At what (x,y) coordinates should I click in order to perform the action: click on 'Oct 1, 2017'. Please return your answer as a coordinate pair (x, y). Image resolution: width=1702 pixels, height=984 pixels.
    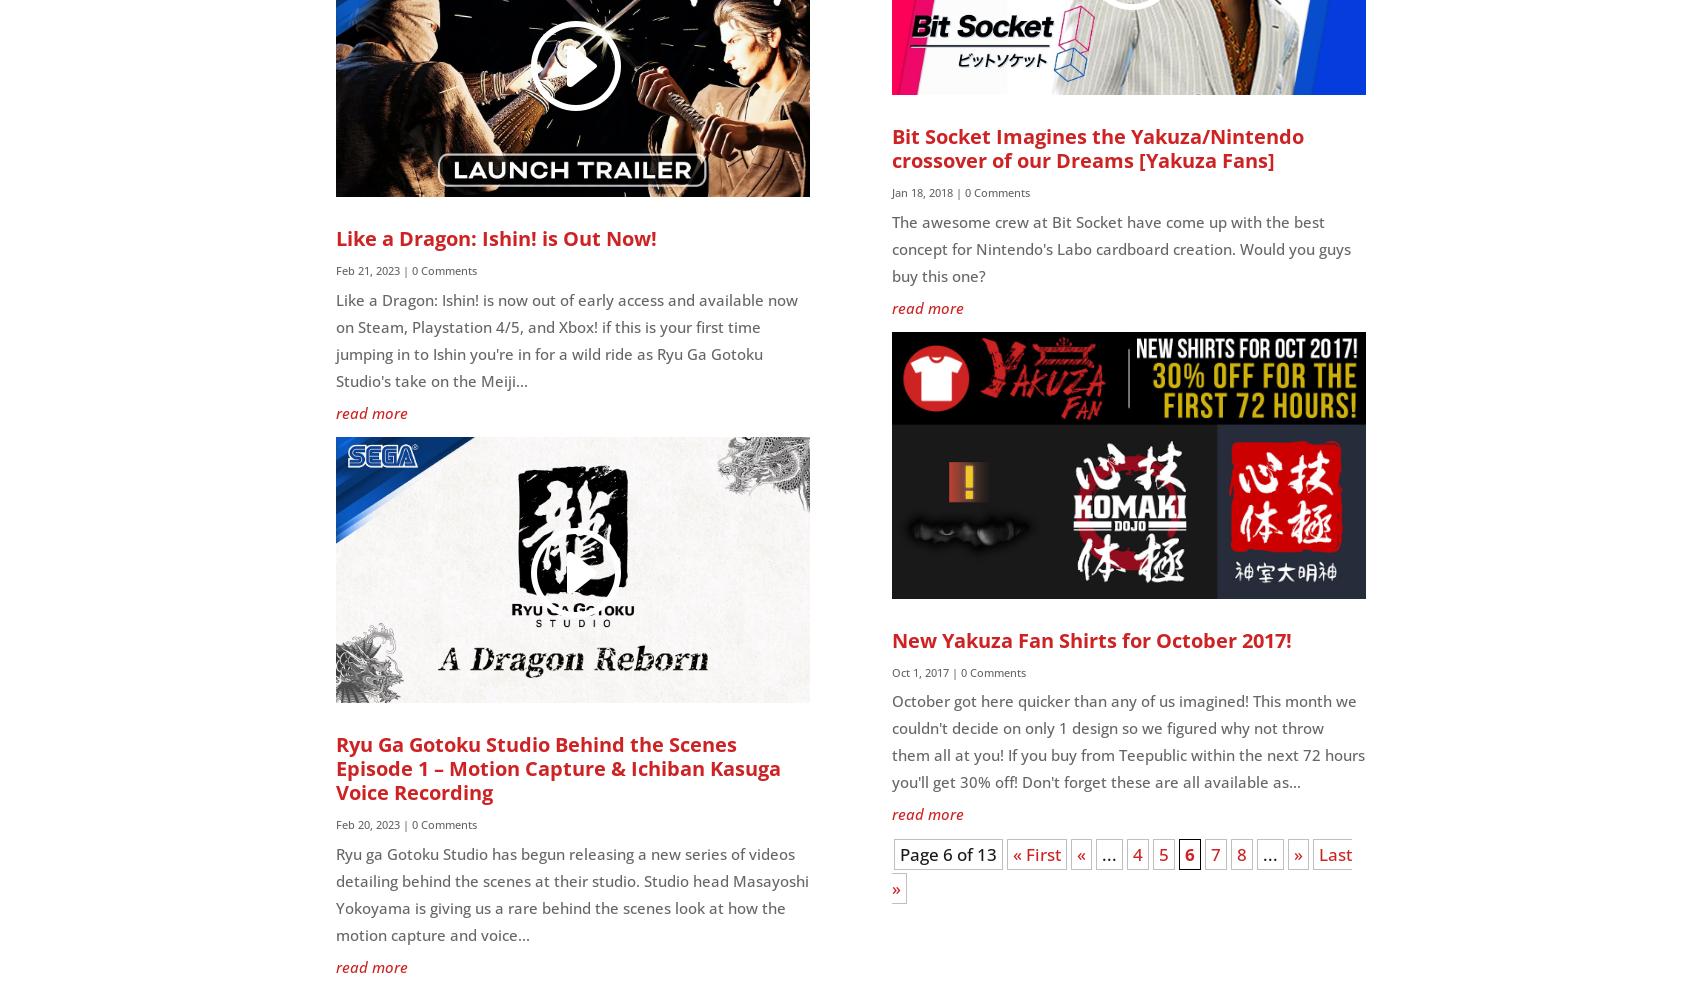
    Looking at the image, I should click on (920, 671).